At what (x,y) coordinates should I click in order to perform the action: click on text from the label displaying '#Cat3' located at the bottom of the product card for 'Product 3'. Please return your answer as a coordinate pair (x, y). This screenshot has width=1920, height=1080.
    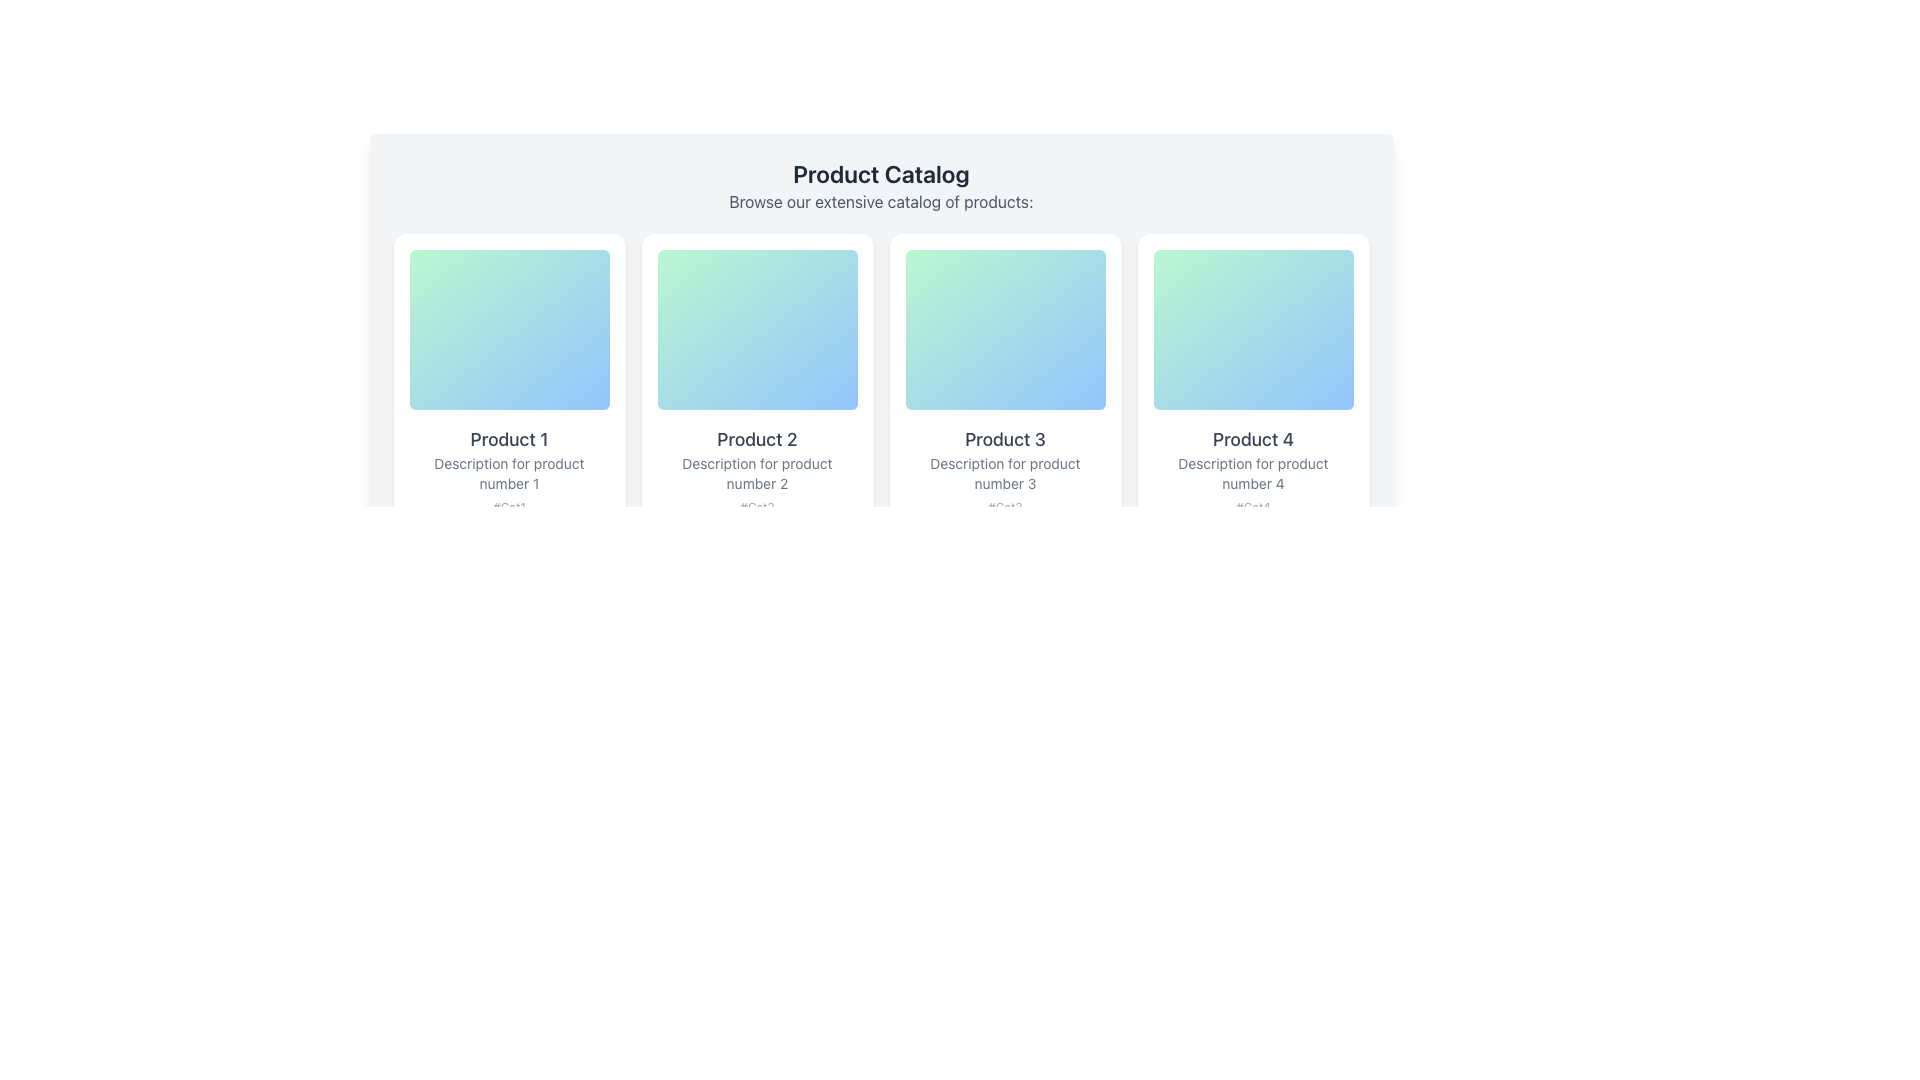
    Looking at the image, I should click on (1005, 506).